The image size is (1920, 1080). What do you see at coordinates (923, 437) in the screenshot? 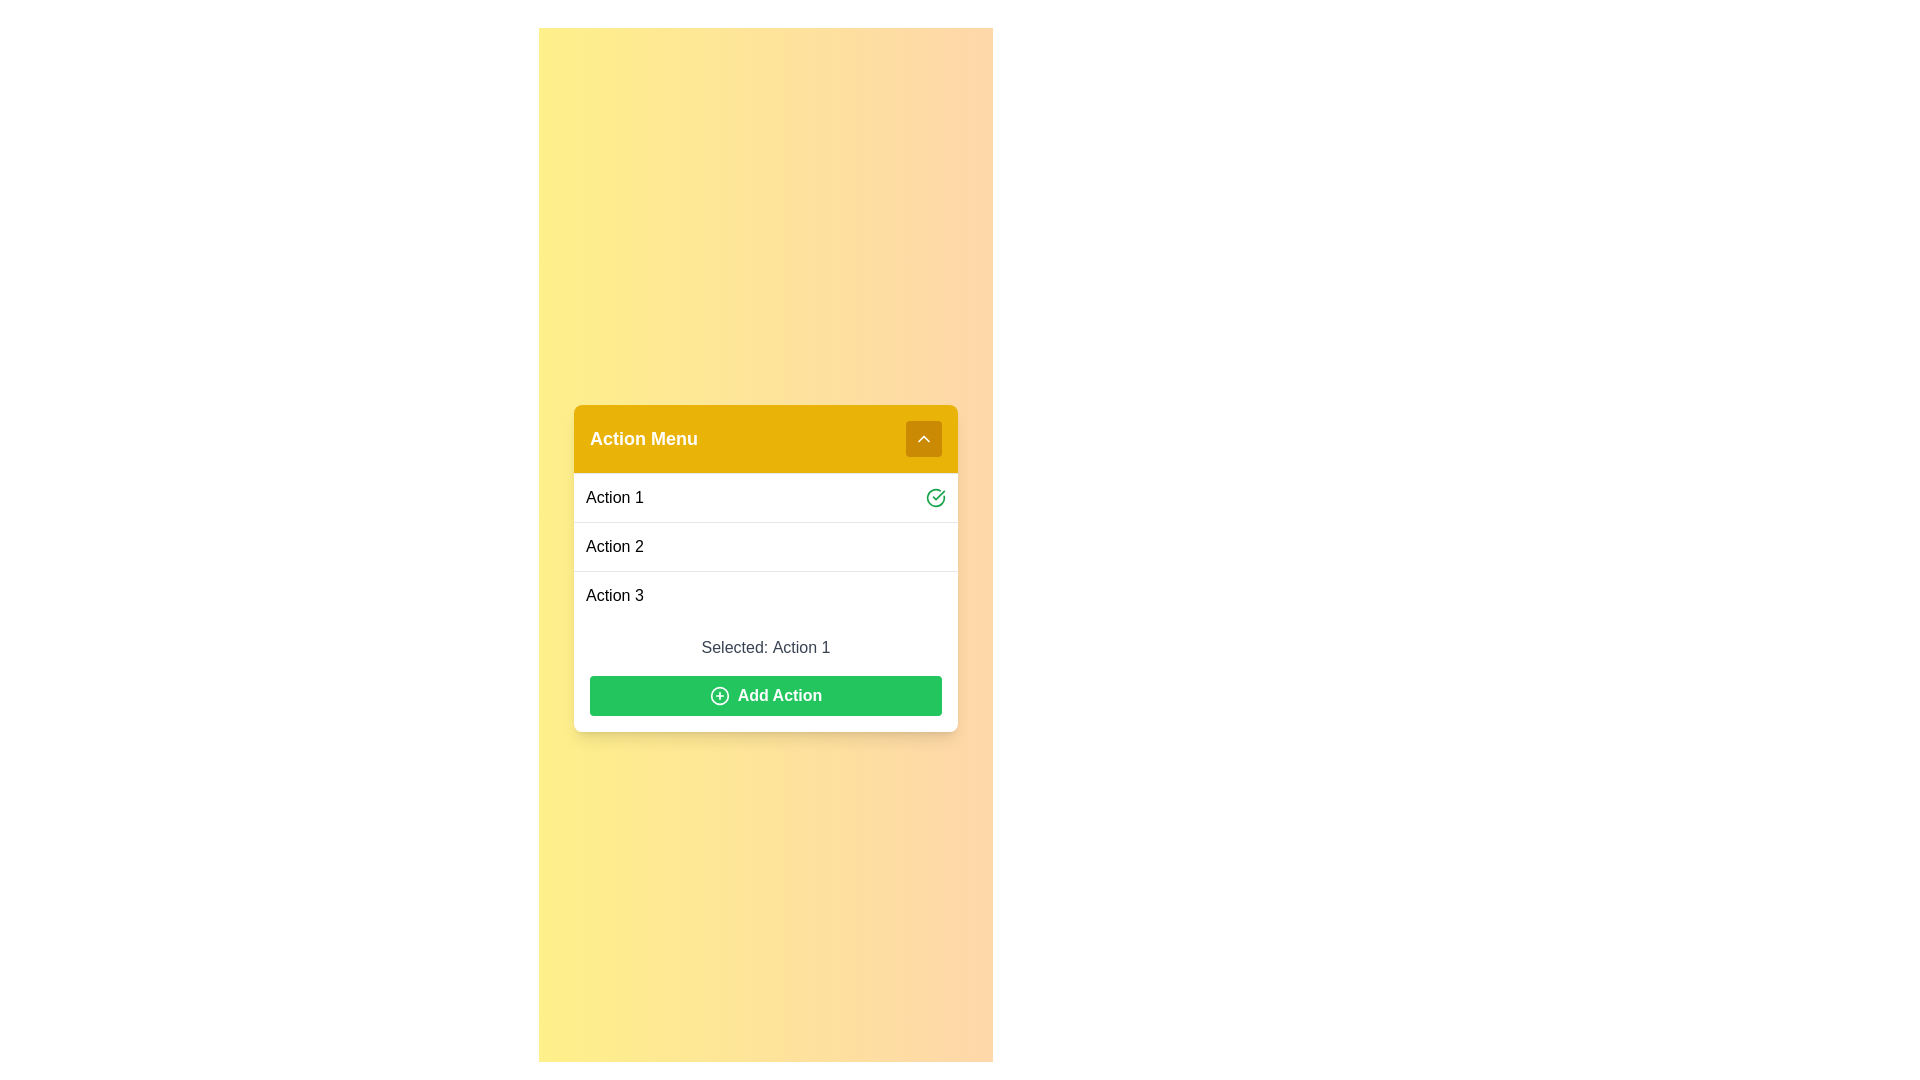
I see `the toggle button located on the far right side of the yellow header in the 'Action Menu' section` at bounding box center [923, 437].